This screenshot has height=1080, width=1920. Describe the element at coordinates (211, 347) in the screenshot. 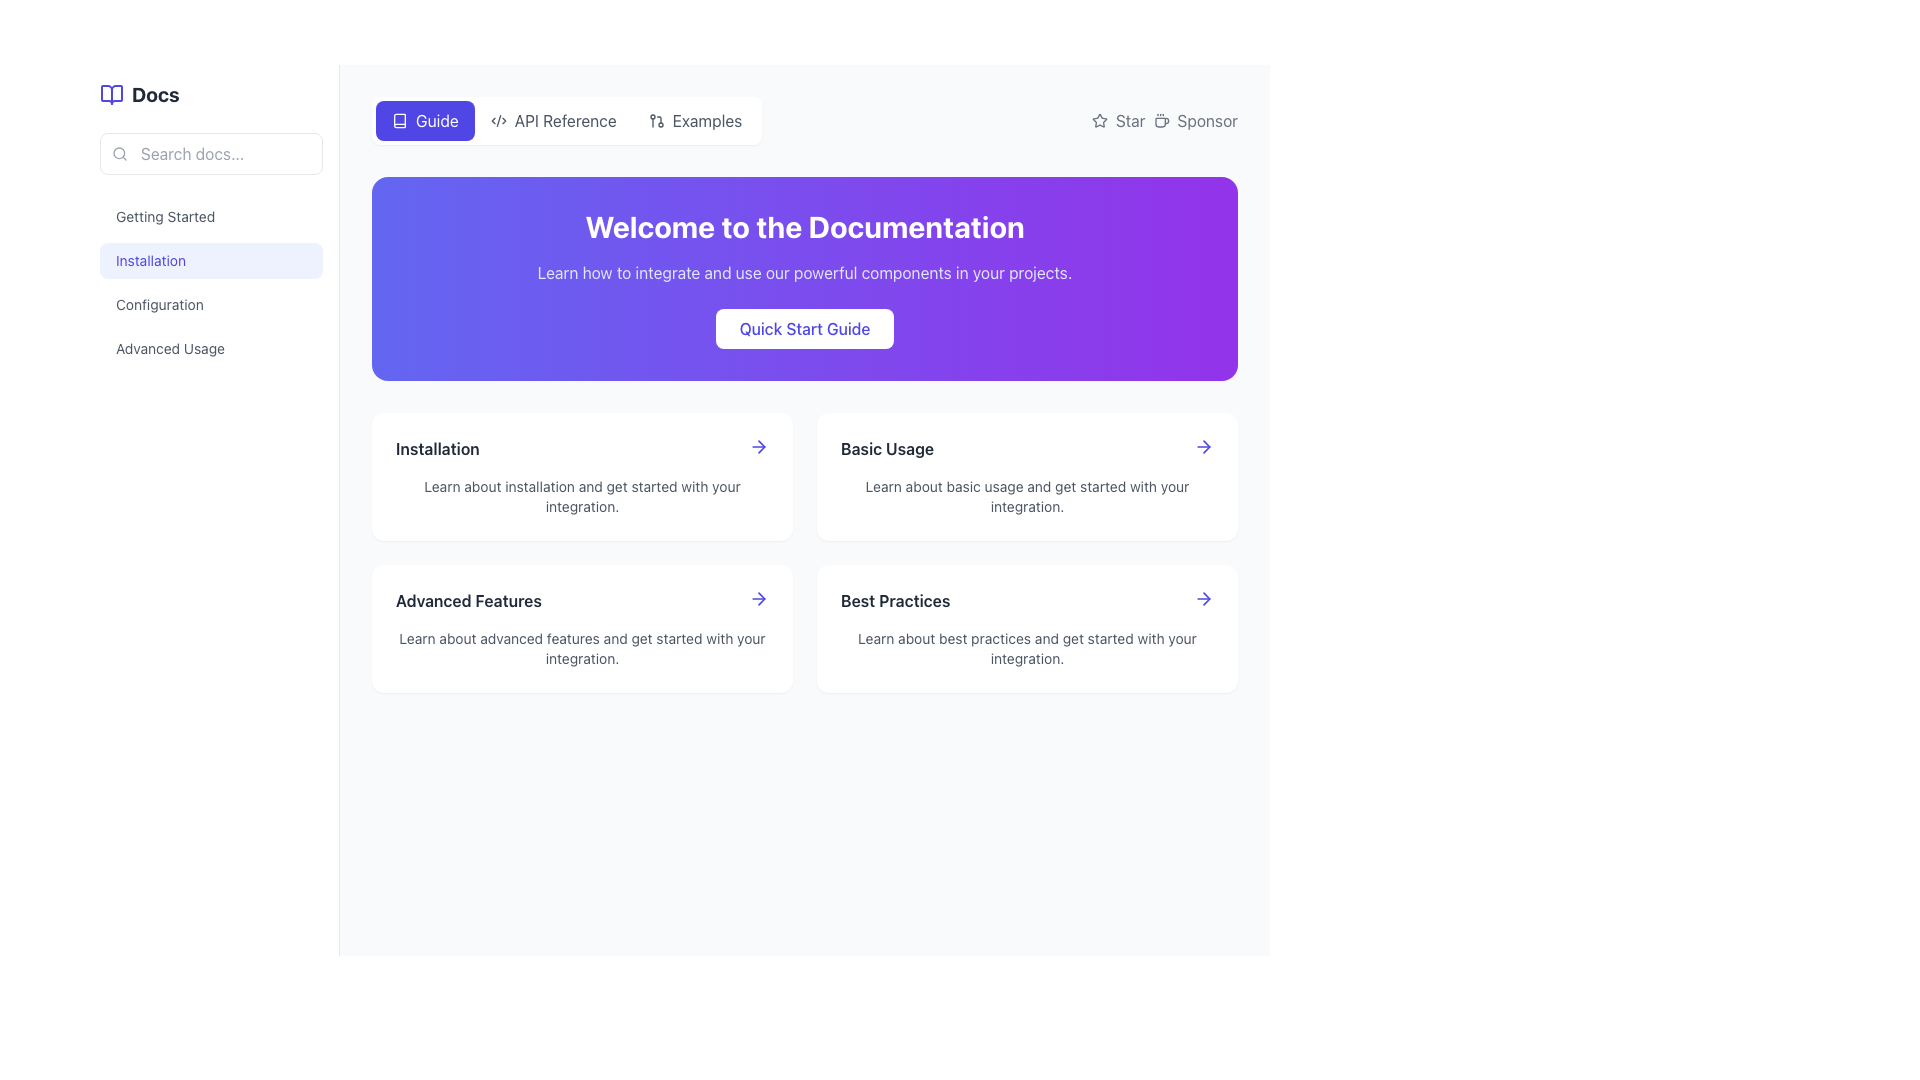

I see `the 'Advanced Usage' button located in the left sidebar, which is the fourth item in a vertically stacked list beneath 'Configuration'` at that location.